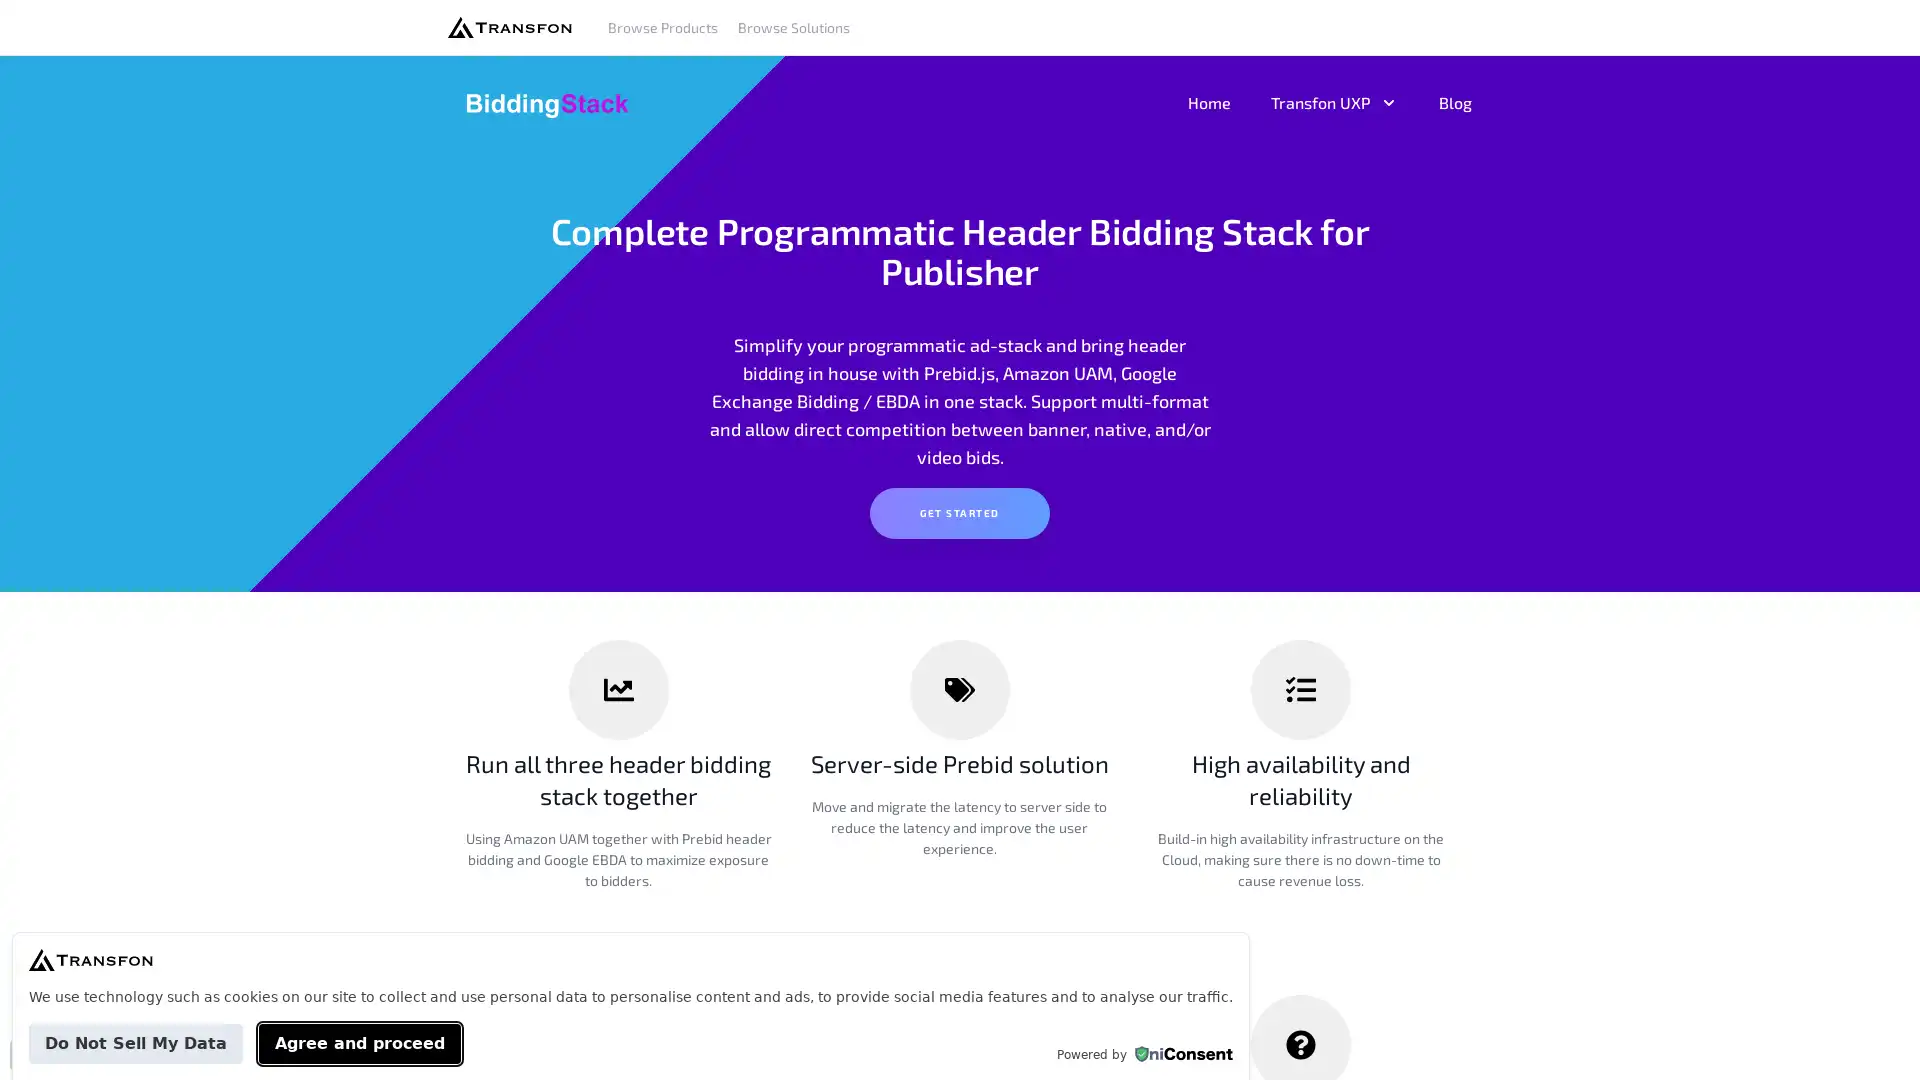 The image size is (1920, 1080). What do you see at coordinates (1334, 103) in the screenshot?
I see `Transfon UXP` at bounding box center [1334, 103].